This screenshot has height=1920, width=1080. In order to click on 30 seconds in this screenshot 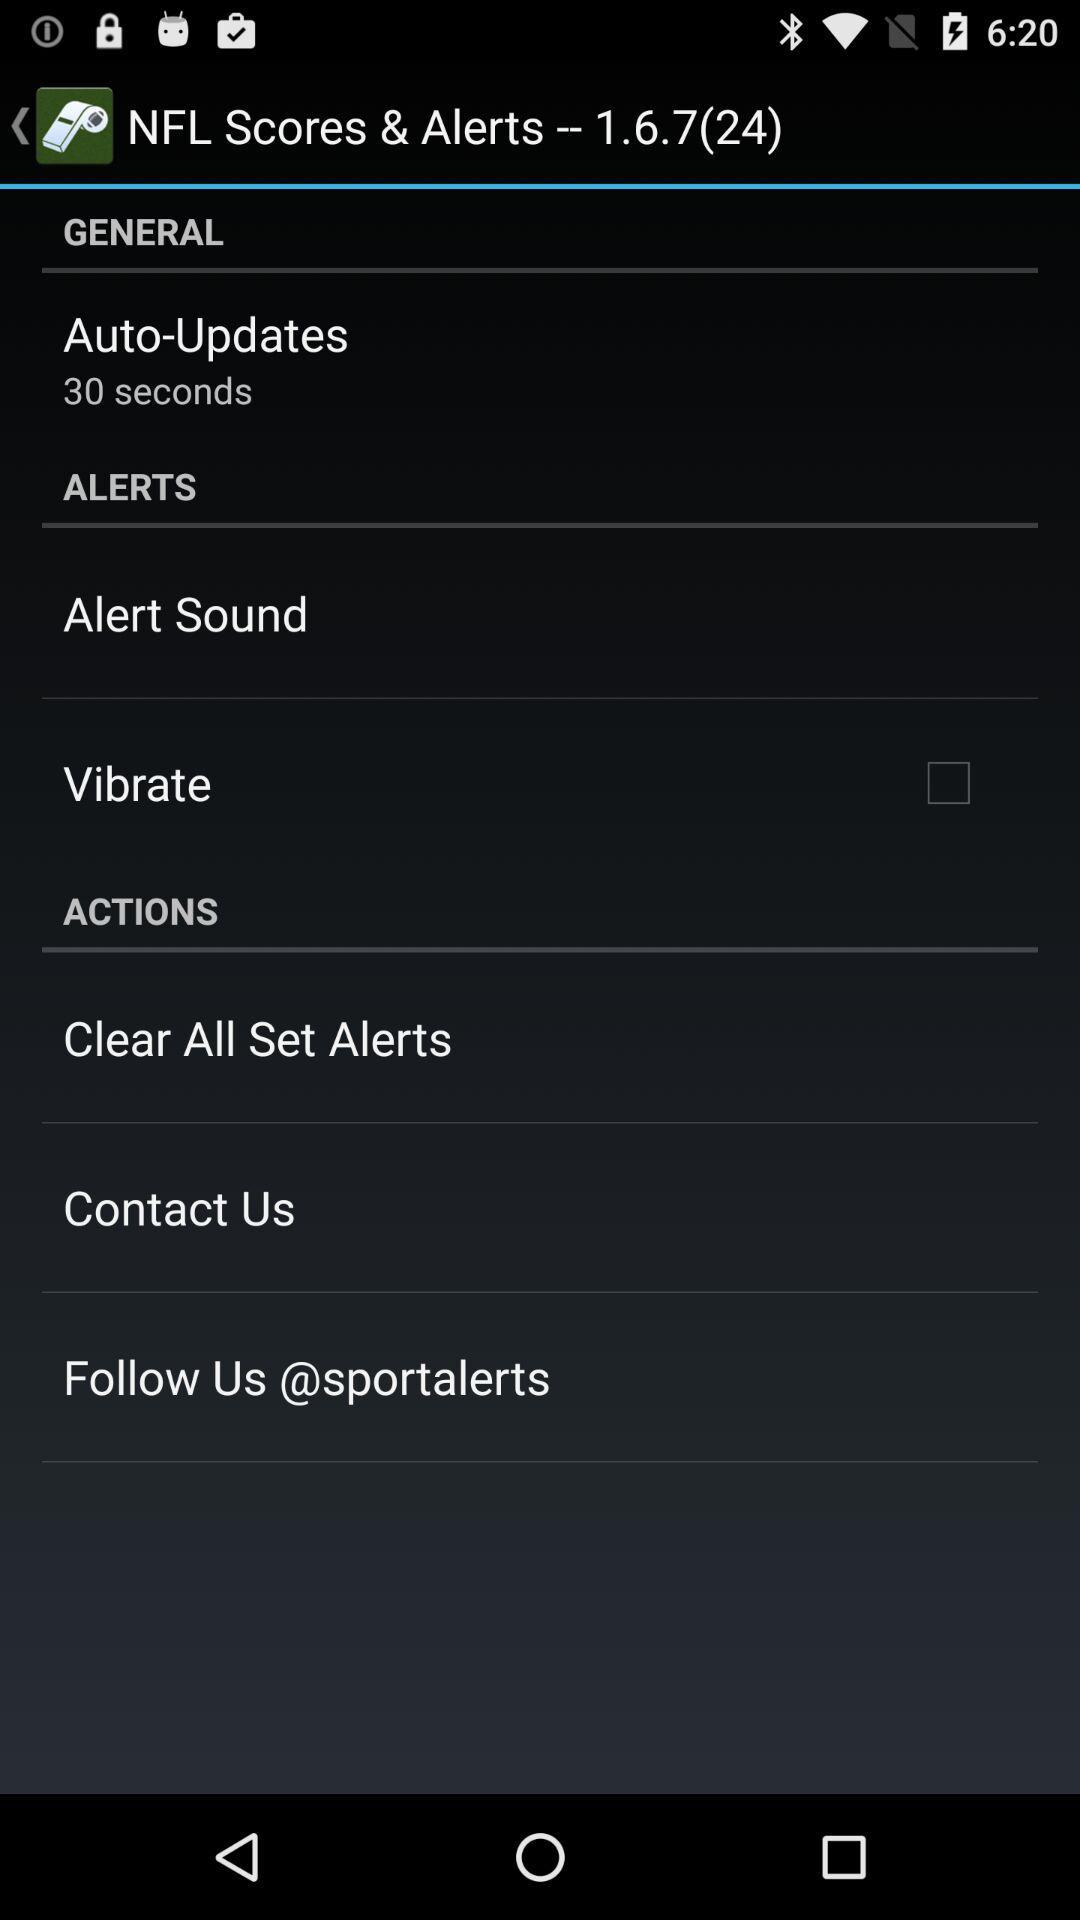, I will do `click(156, 389)`.